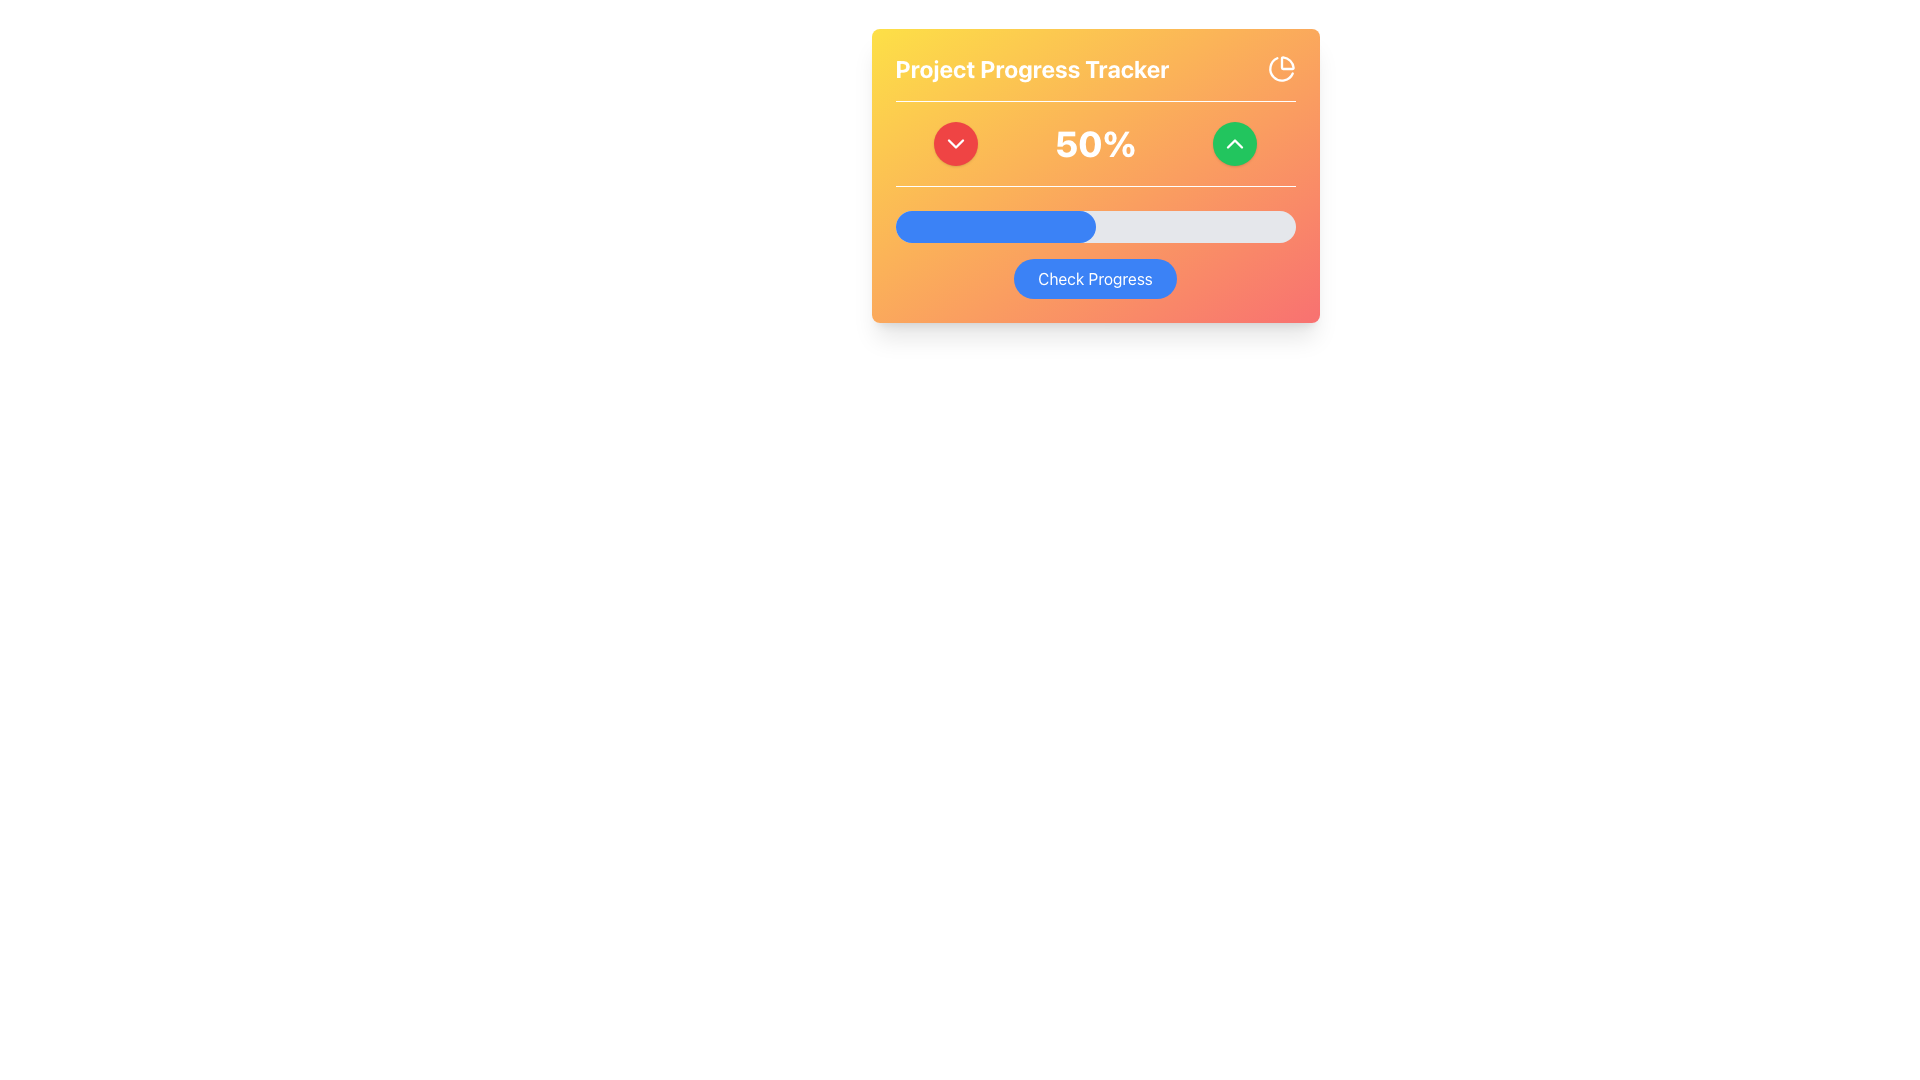  I want to click on the circular green button with a white upward chevron icon, located to the right of the '50%' text, so click(1234, 142).